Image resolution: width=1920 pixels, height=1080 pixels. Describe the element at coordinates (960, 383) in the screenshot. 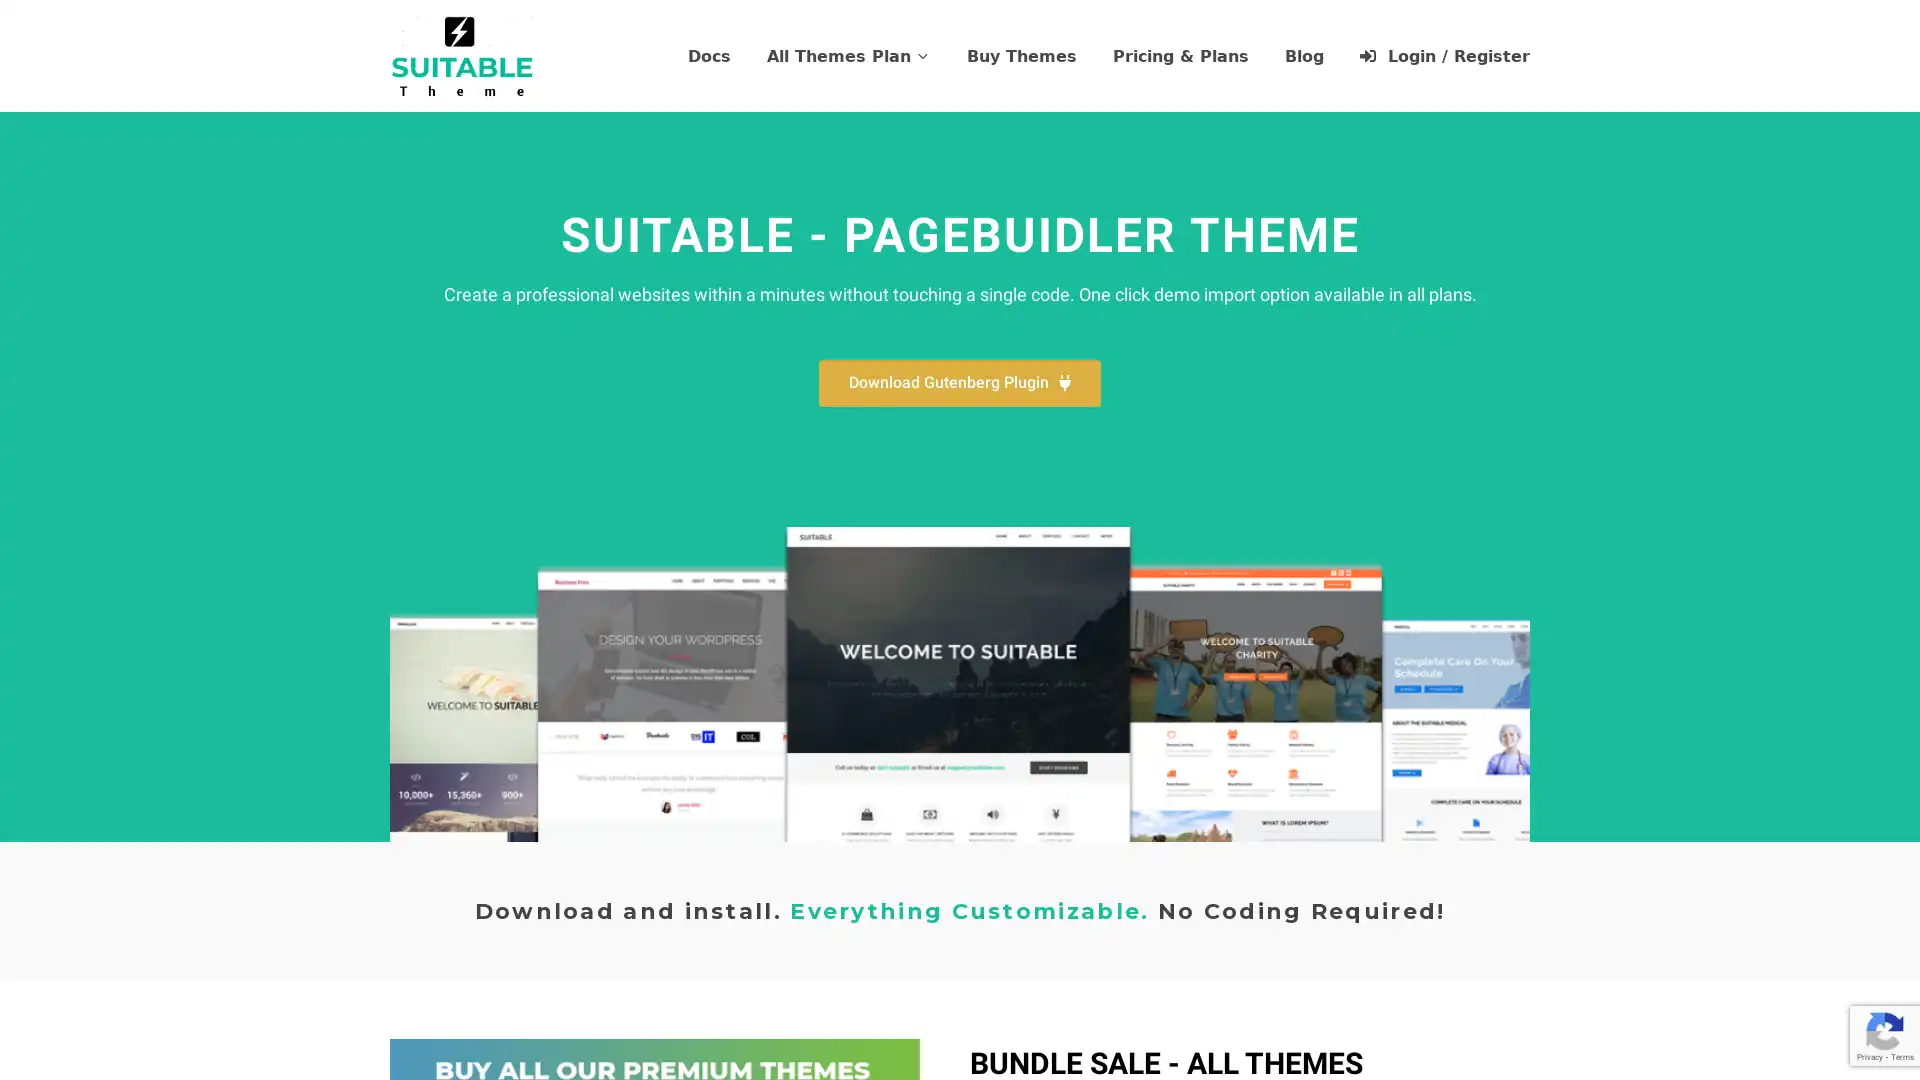

I see `Download Gutenberg Plugin` at that location.